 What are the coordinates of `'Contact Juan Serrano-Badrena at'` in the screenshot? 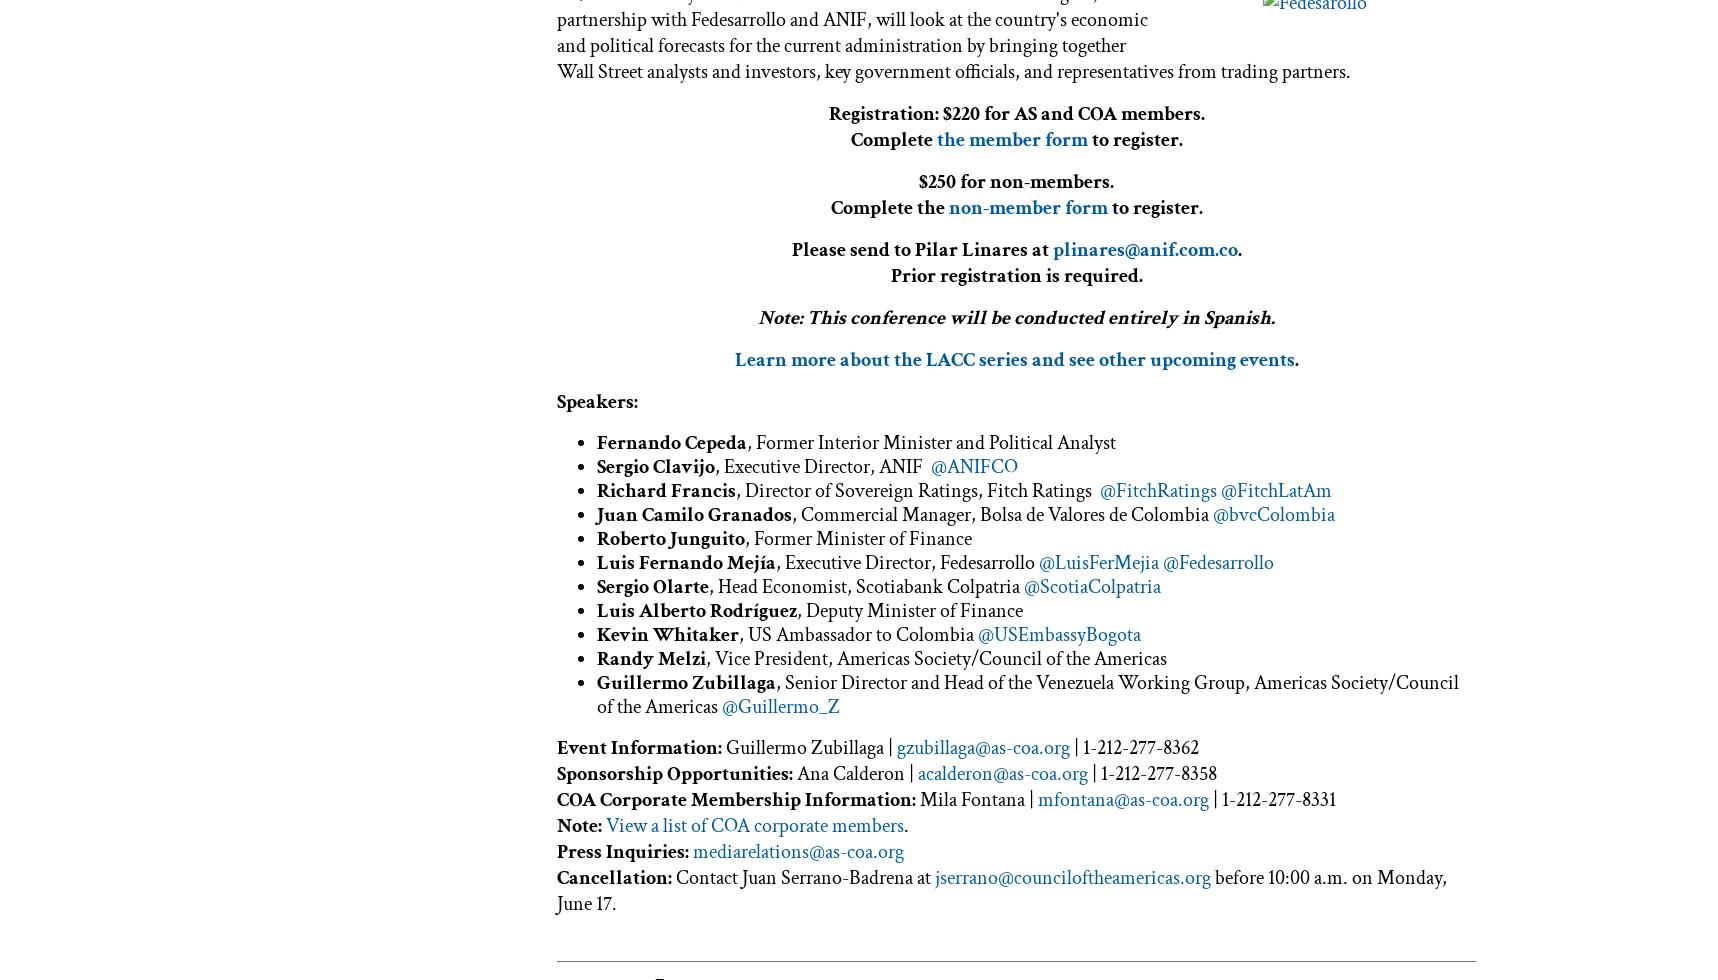 It's located at (805, 877).